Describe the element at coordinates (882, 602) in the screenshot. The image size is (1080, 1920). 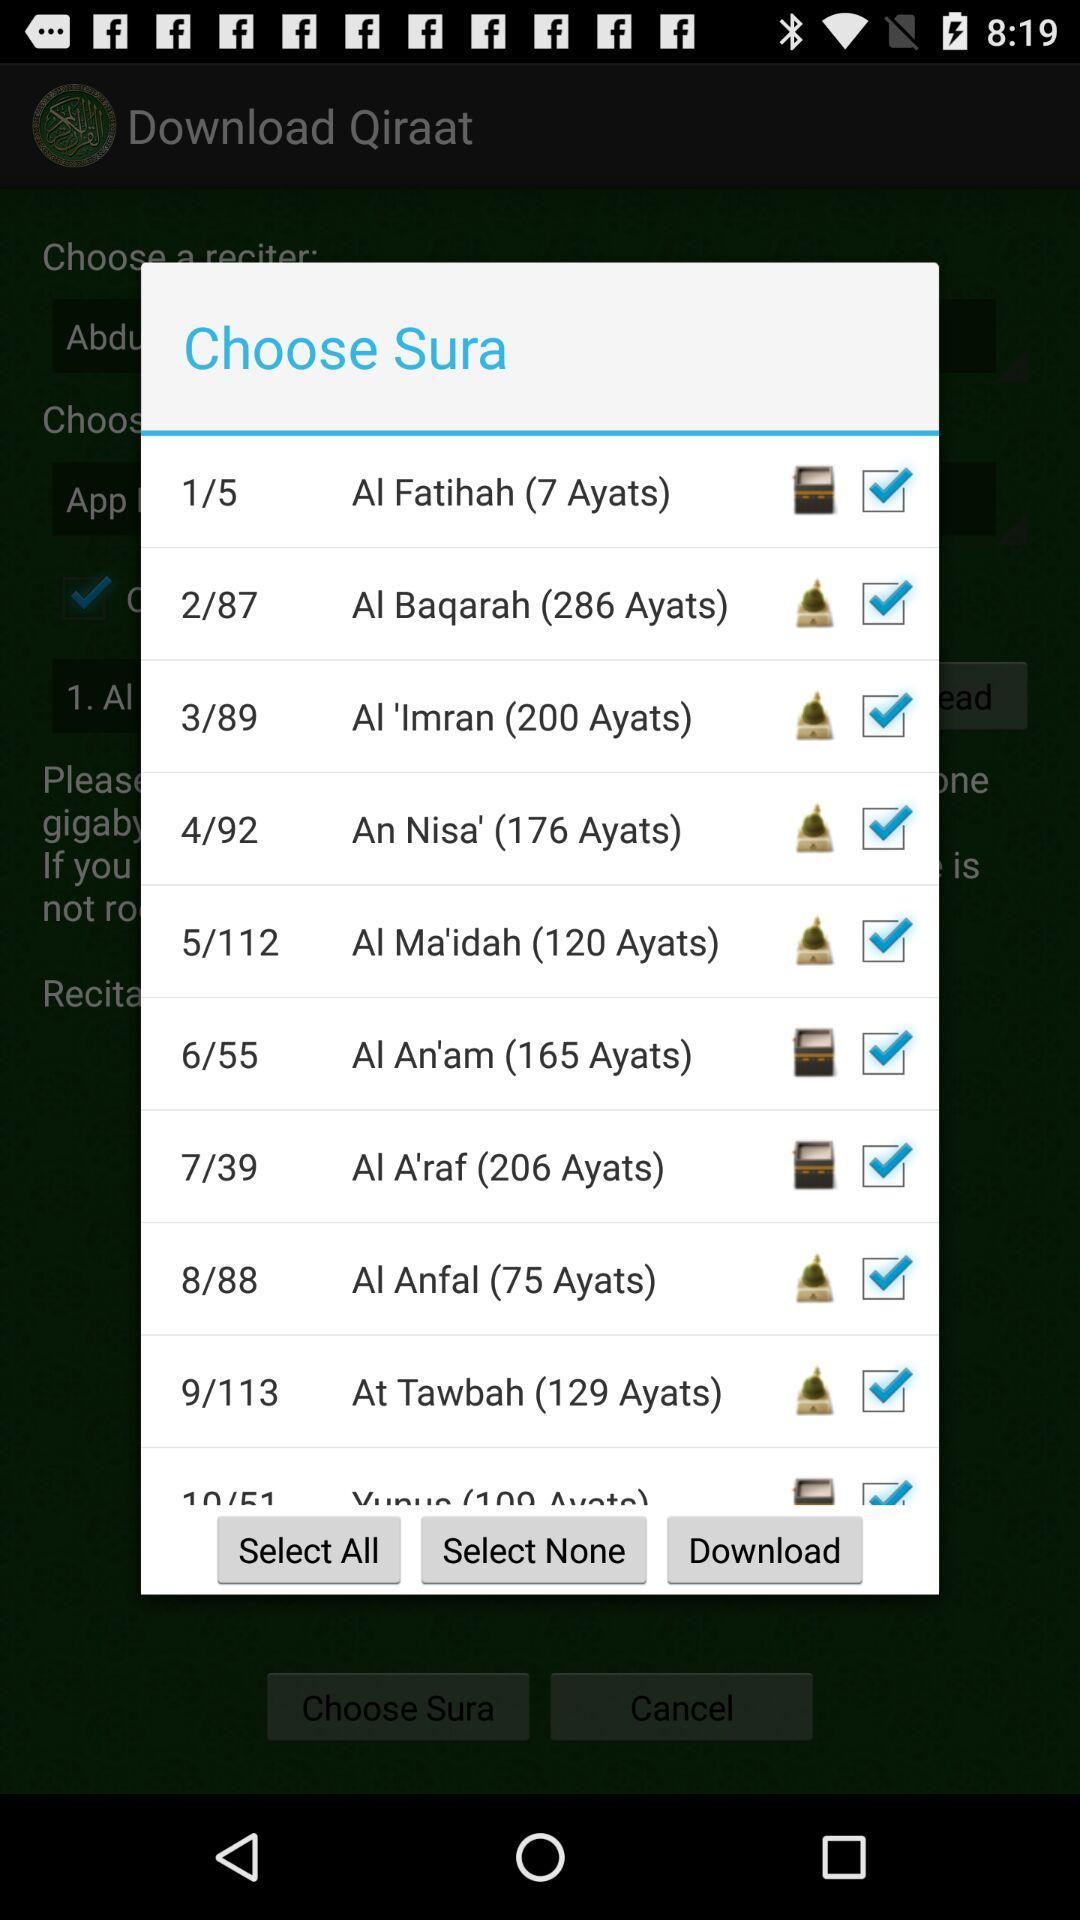
I see `a checkbox` at that location.